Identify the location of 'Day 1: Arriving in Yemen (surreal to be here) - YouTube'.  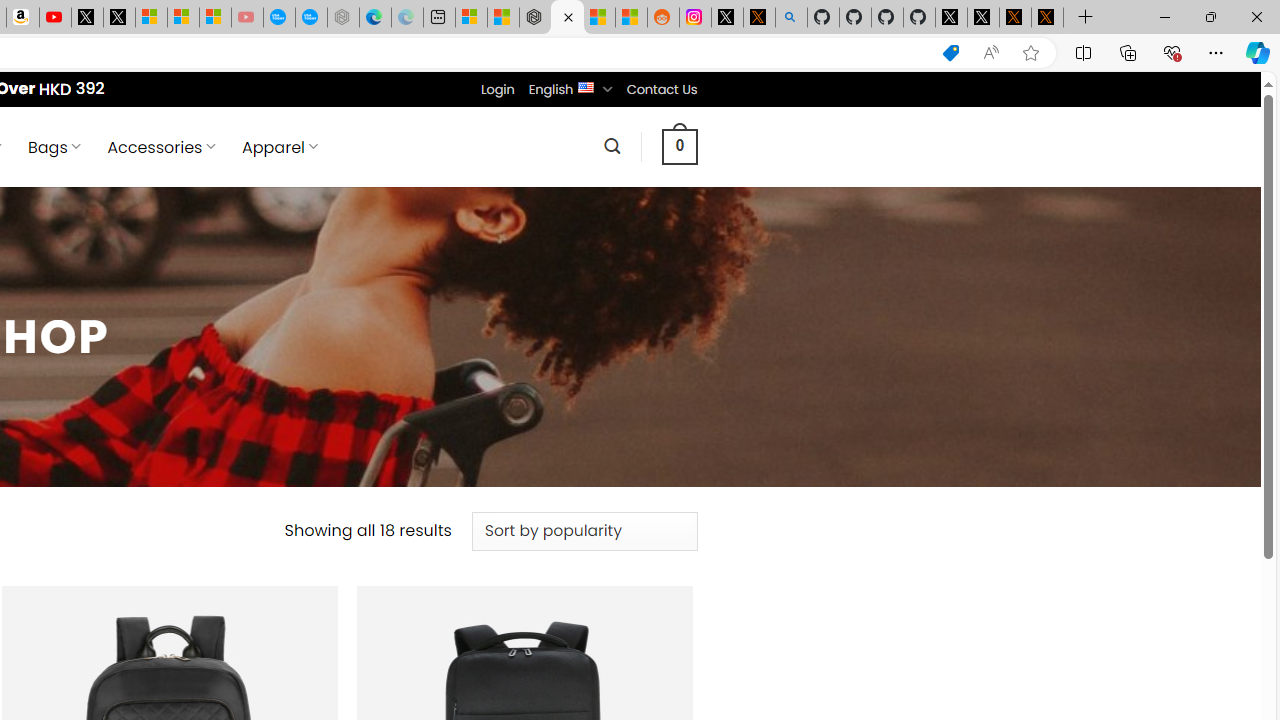
(55, 17).